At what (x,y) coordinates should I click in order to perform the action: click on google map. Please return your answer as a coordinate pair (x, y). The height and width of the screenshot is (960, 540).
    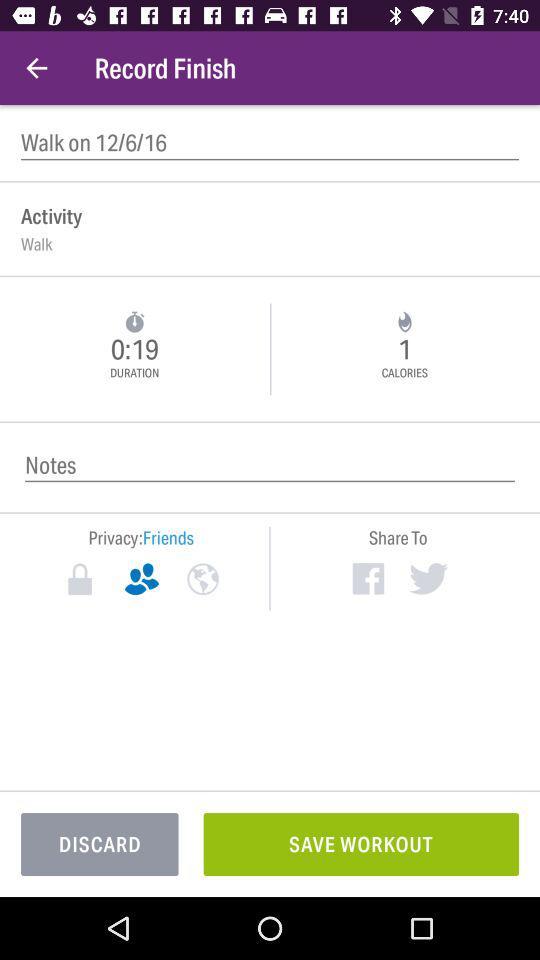
    Looking at the image, I should click on (202, 579).